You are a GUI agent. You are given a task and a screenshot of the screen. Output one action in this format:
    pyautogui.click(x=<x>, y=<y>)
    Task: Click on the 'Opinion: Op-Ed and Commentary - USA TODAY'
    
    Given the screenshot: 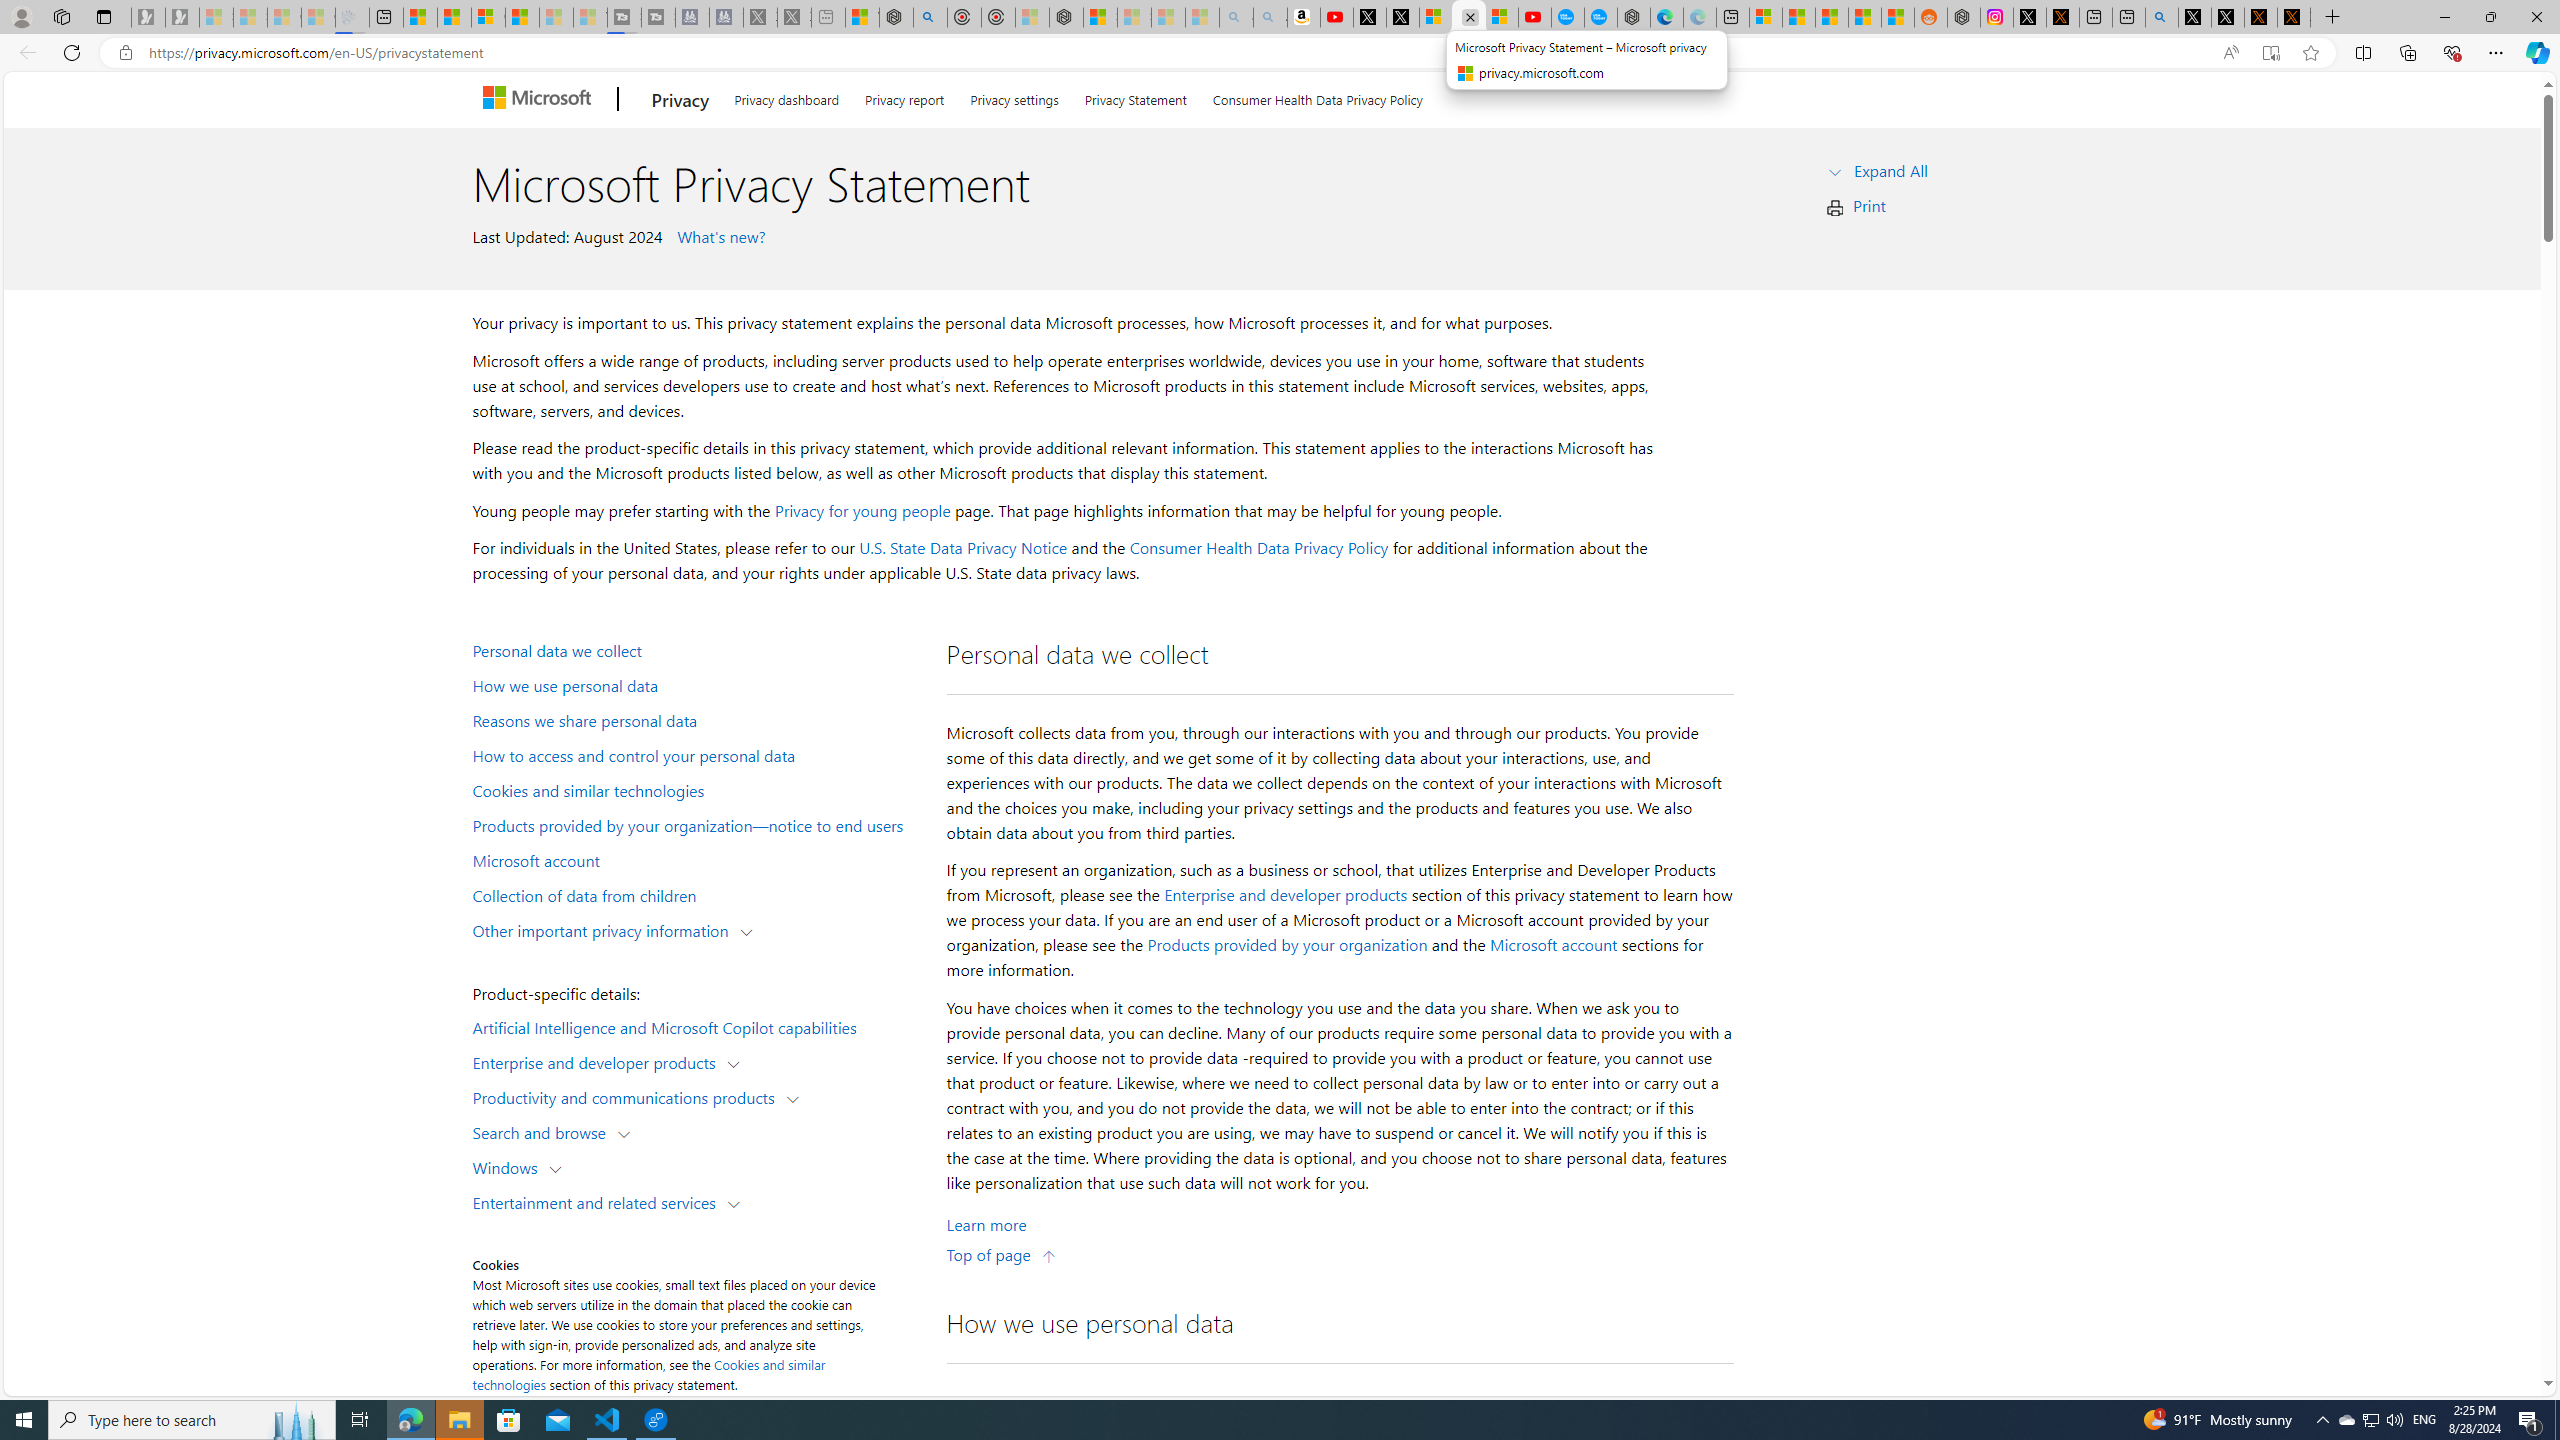 What is the action you would take?
    pyautogui.click(x=1568, y=16)
    